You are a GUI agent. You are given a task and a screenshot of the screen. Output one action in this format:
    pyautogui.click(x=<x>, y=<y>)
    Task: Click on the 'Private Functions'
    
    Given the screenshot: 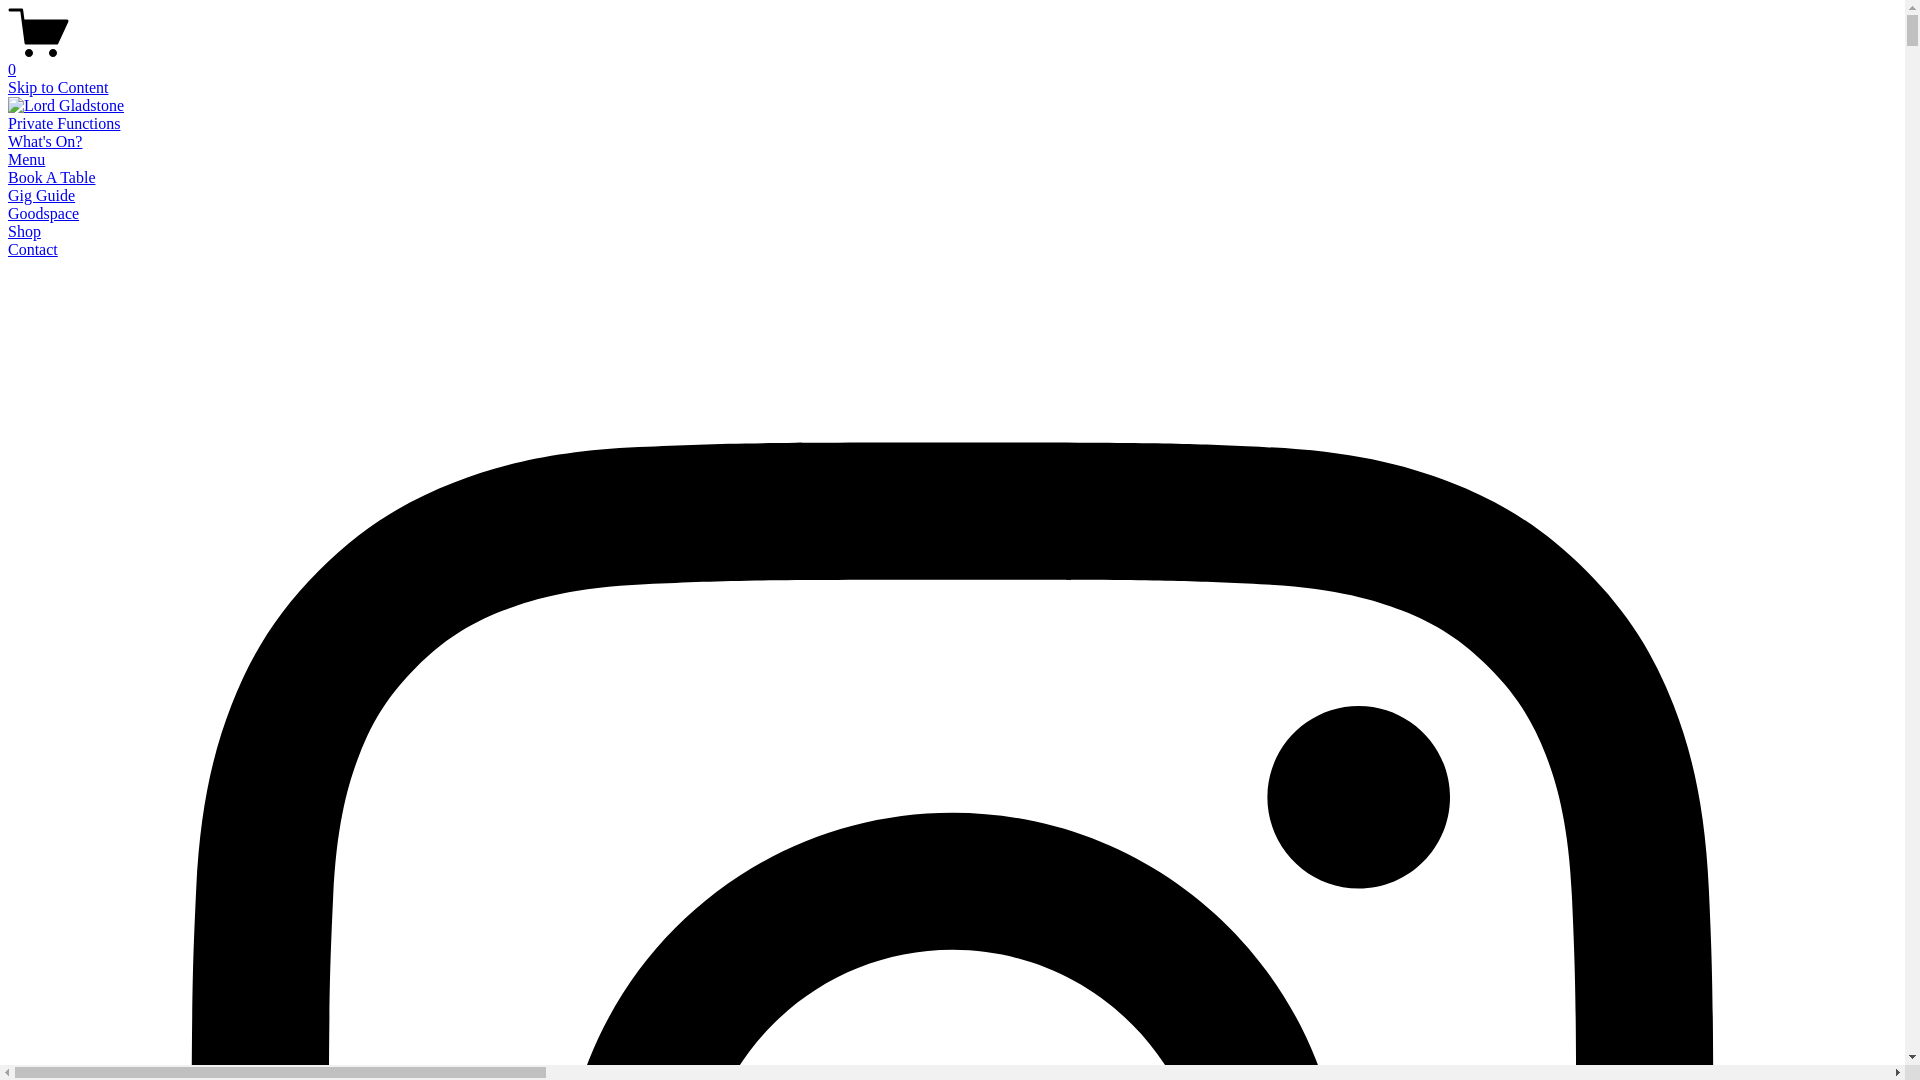 What is the action you would take?
    pyautogui.click(x=8, y=123)
    